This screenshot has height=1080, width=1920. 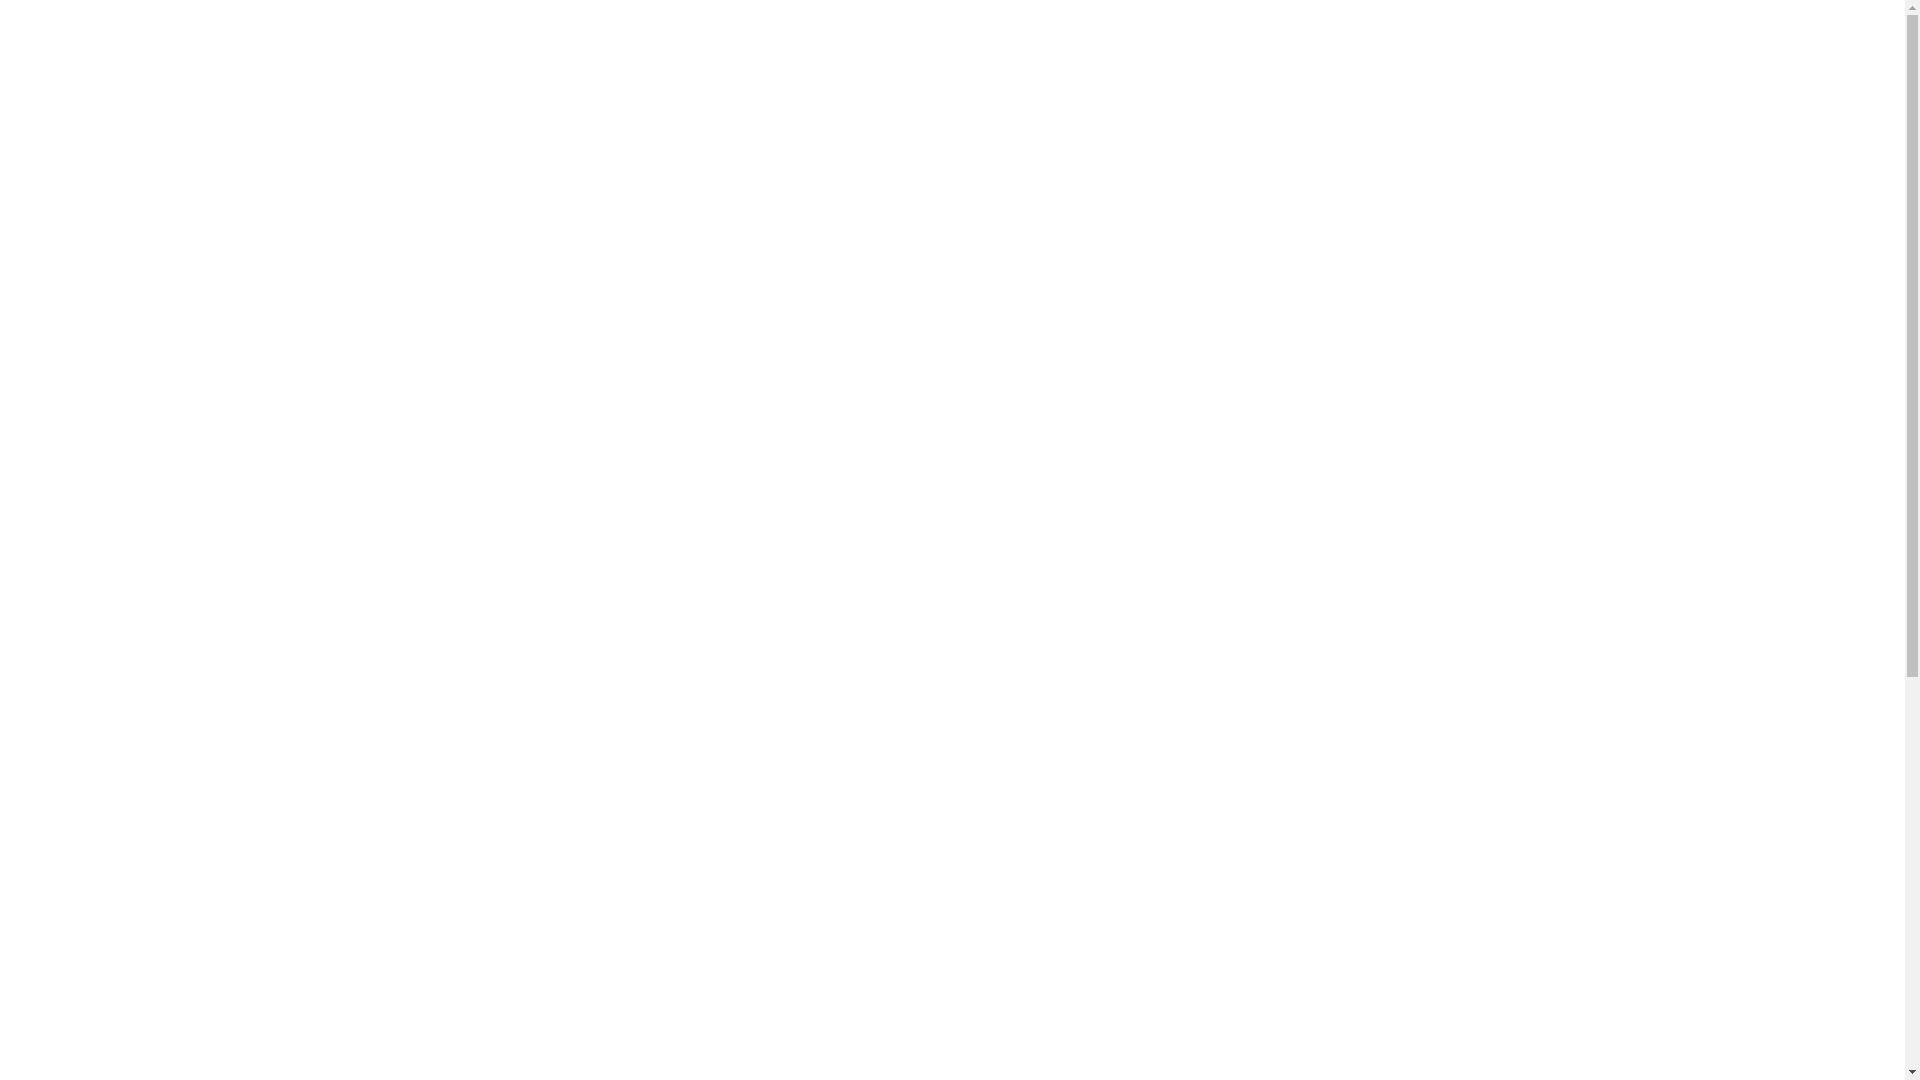 I want to click on 'Home', so click(x=67, y=122).